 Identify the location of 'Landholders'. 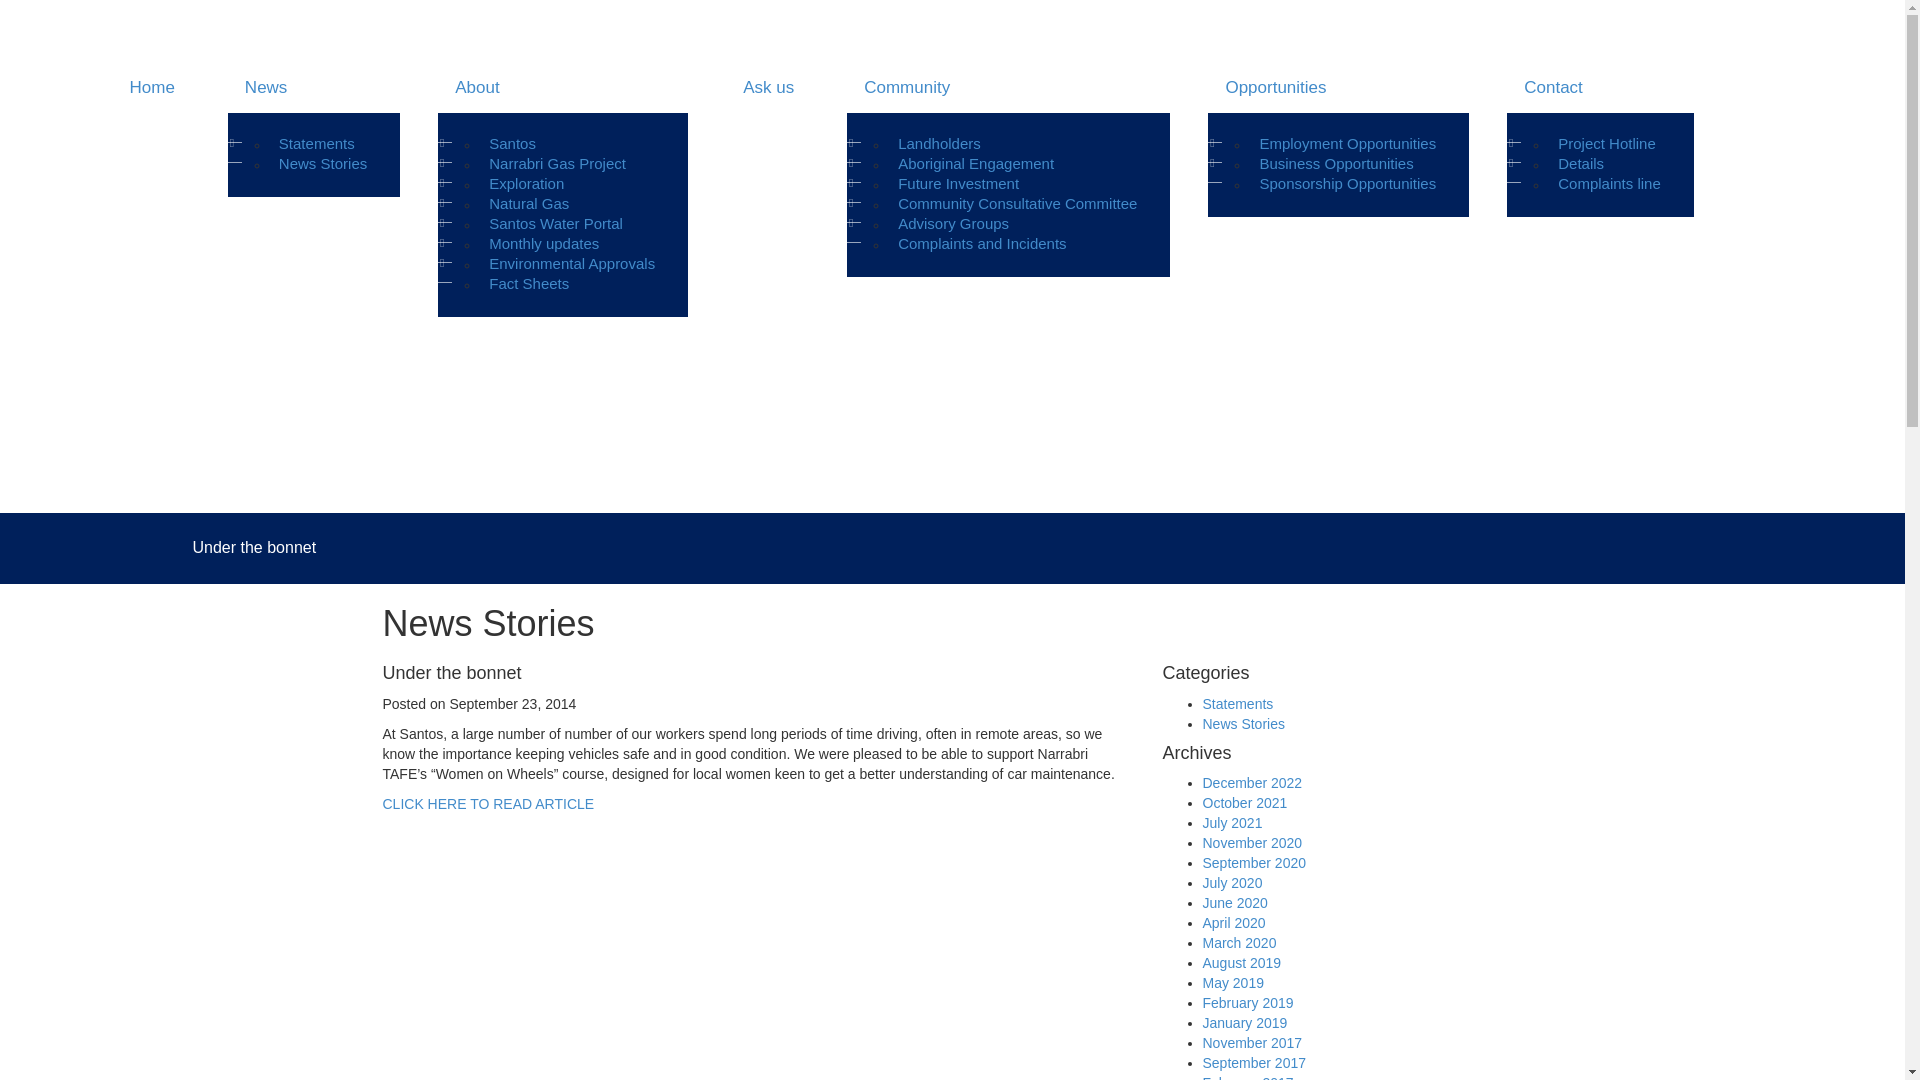
(887, 142).